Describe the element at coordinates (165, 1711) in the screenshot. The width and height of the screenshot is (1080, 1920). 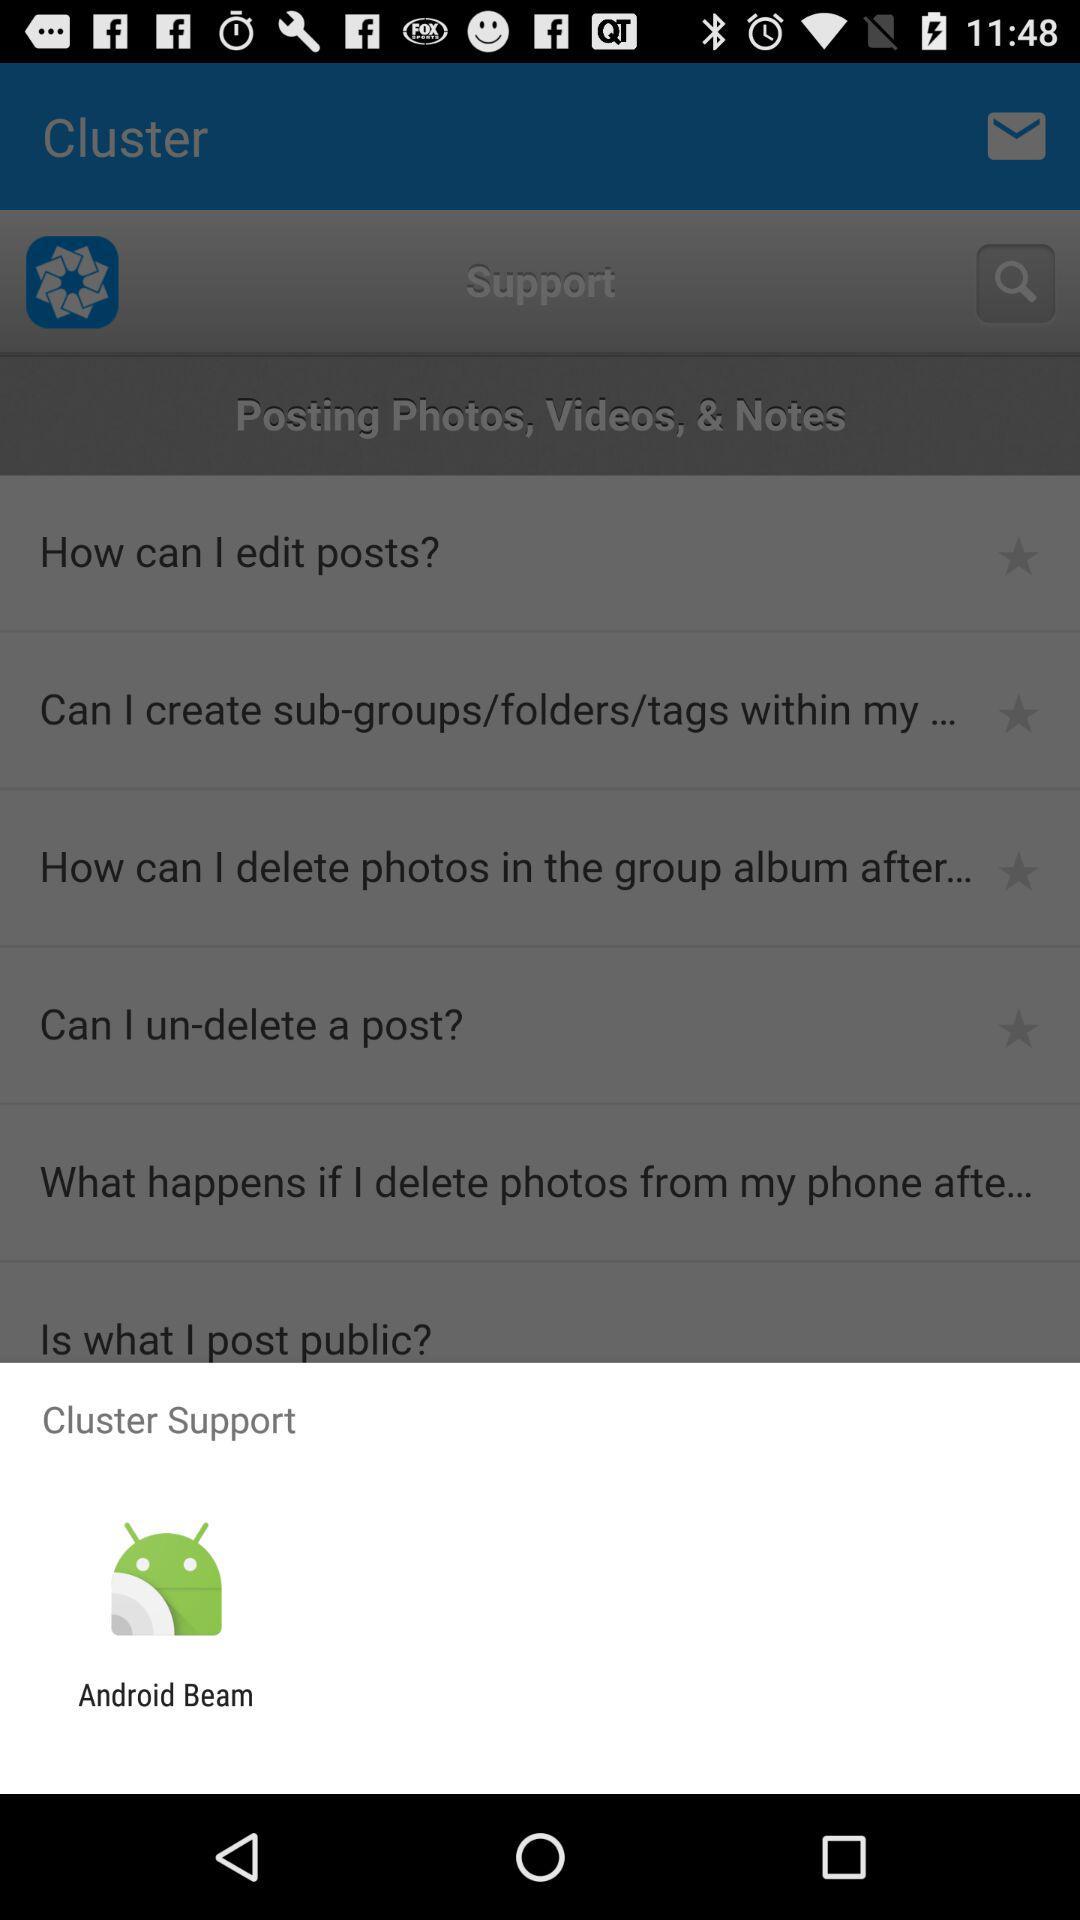
I see `the android beam` at that location.